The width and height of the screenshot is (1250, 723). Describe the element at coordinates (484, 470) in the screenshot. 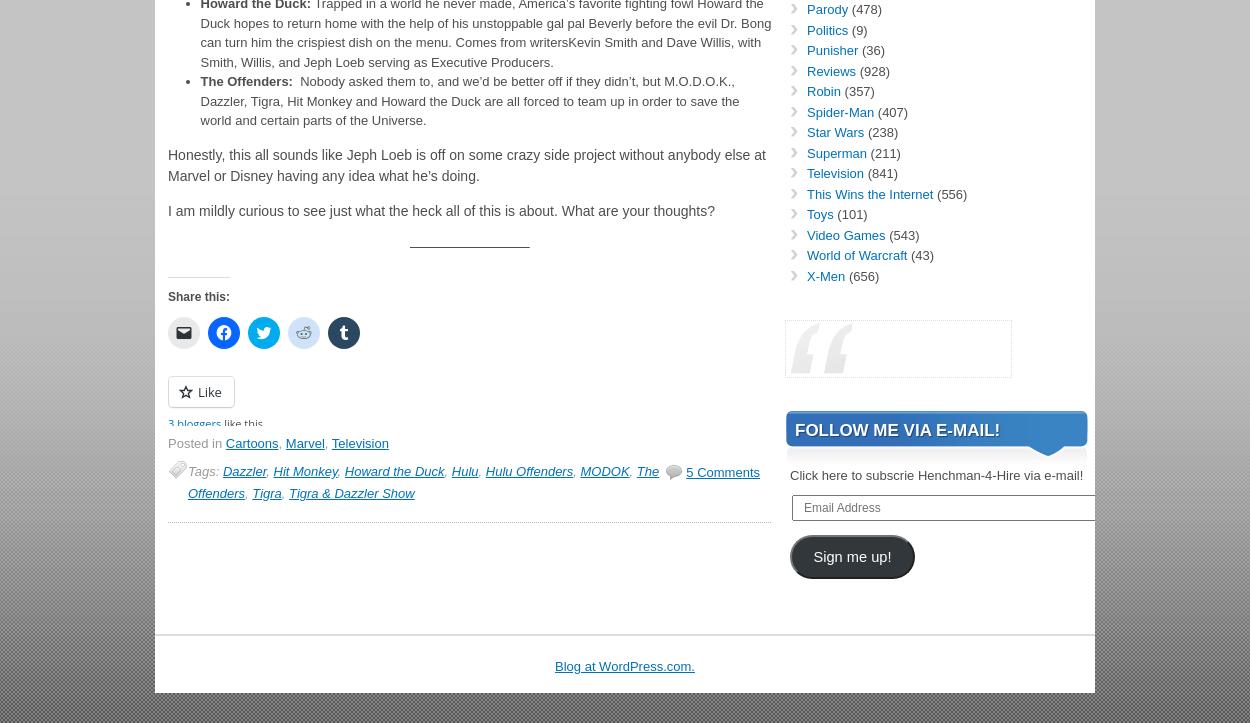

I see `'Hulu Offenders'` at that location.